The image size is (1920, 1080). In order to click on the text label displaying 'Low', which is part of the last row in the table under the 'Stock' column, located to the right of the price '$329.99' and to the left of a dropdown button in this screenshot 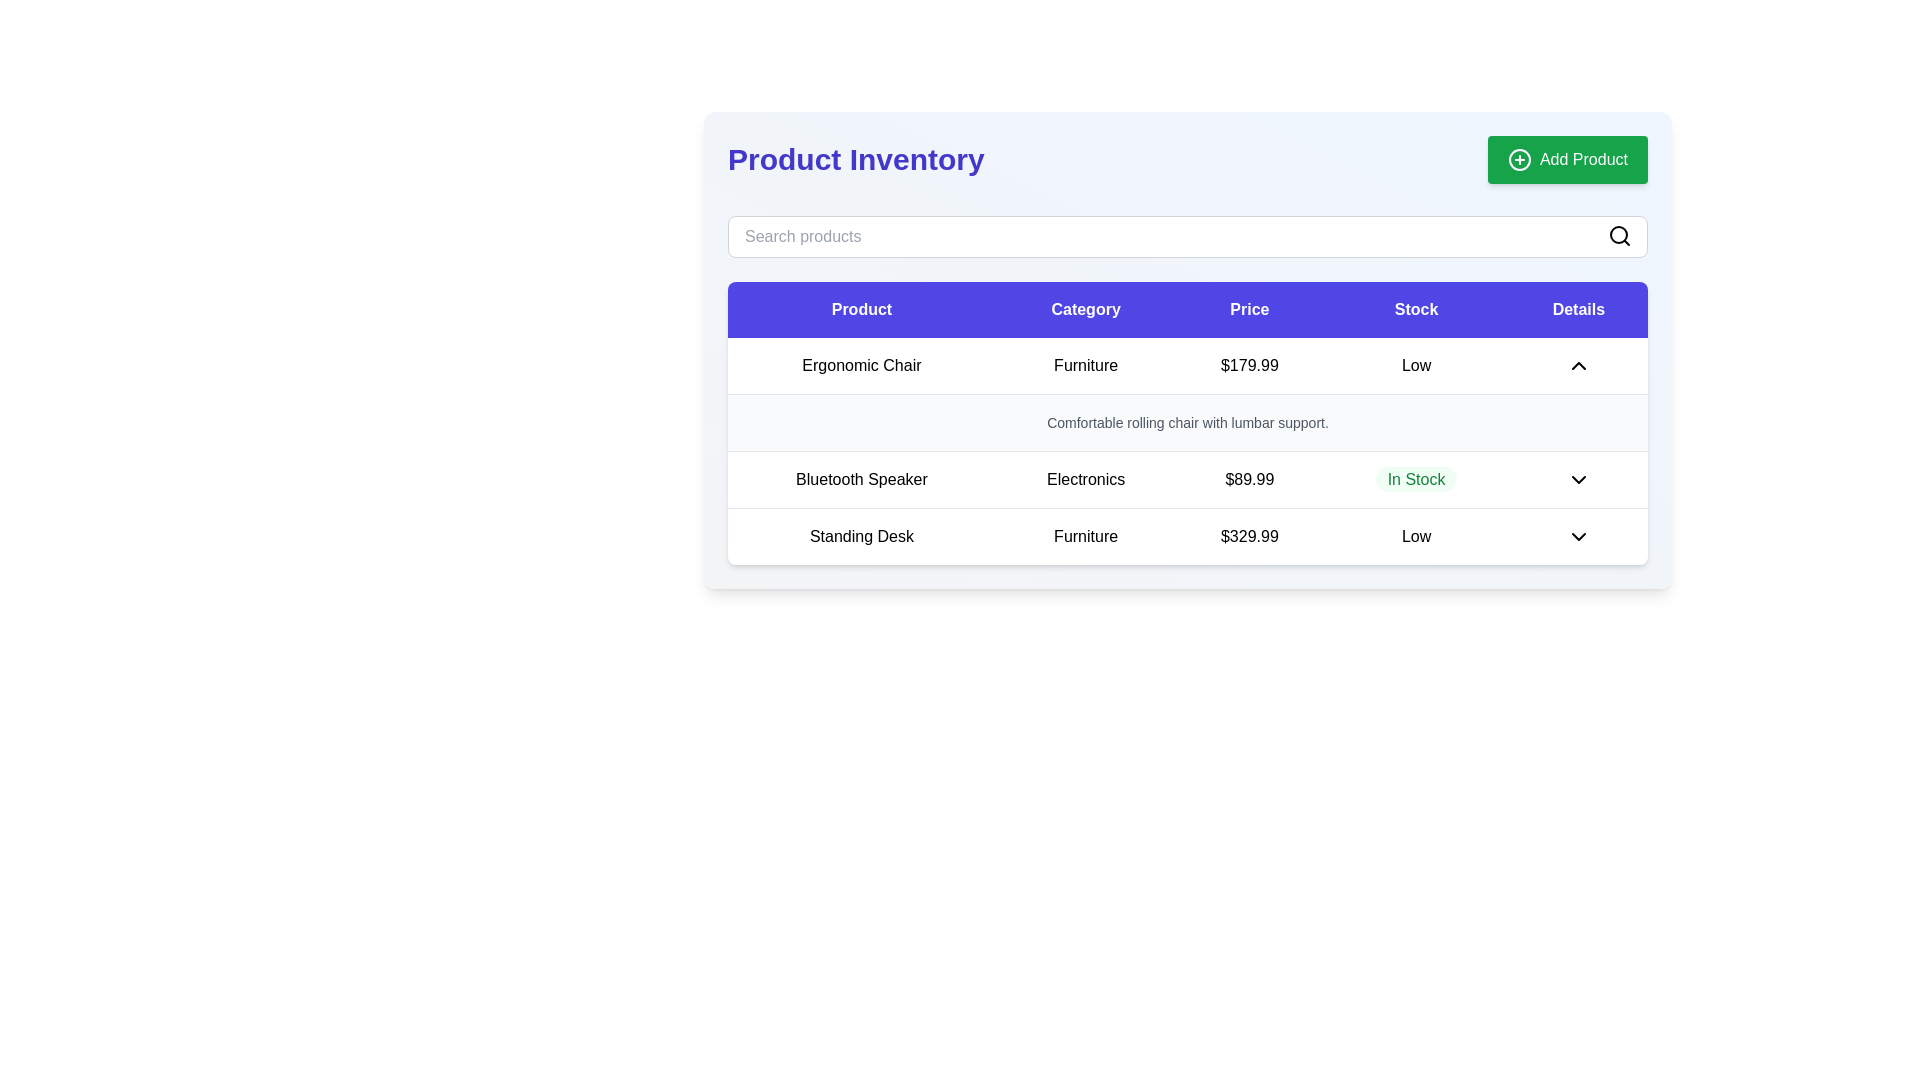, I will do `click(1415, 535)`.